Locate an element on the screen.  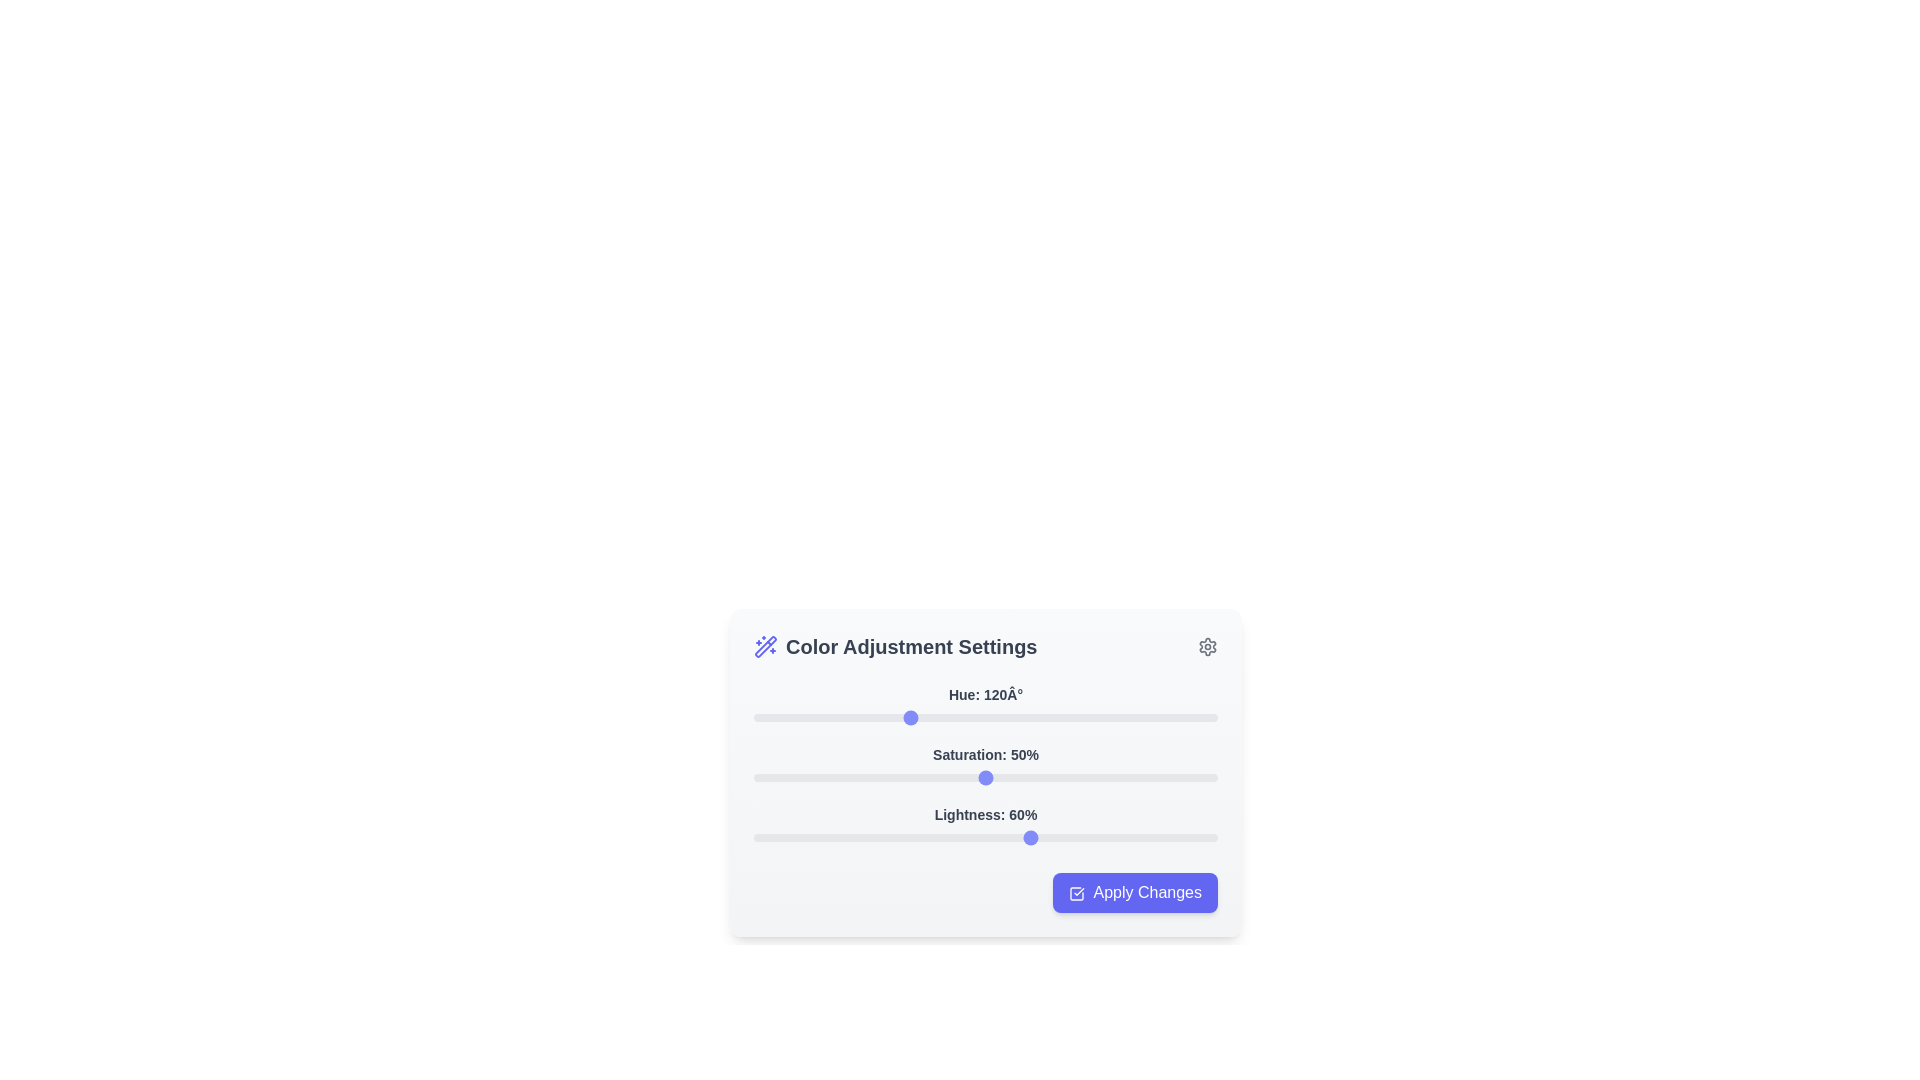
the saturation is located at coordinates (780, 777).